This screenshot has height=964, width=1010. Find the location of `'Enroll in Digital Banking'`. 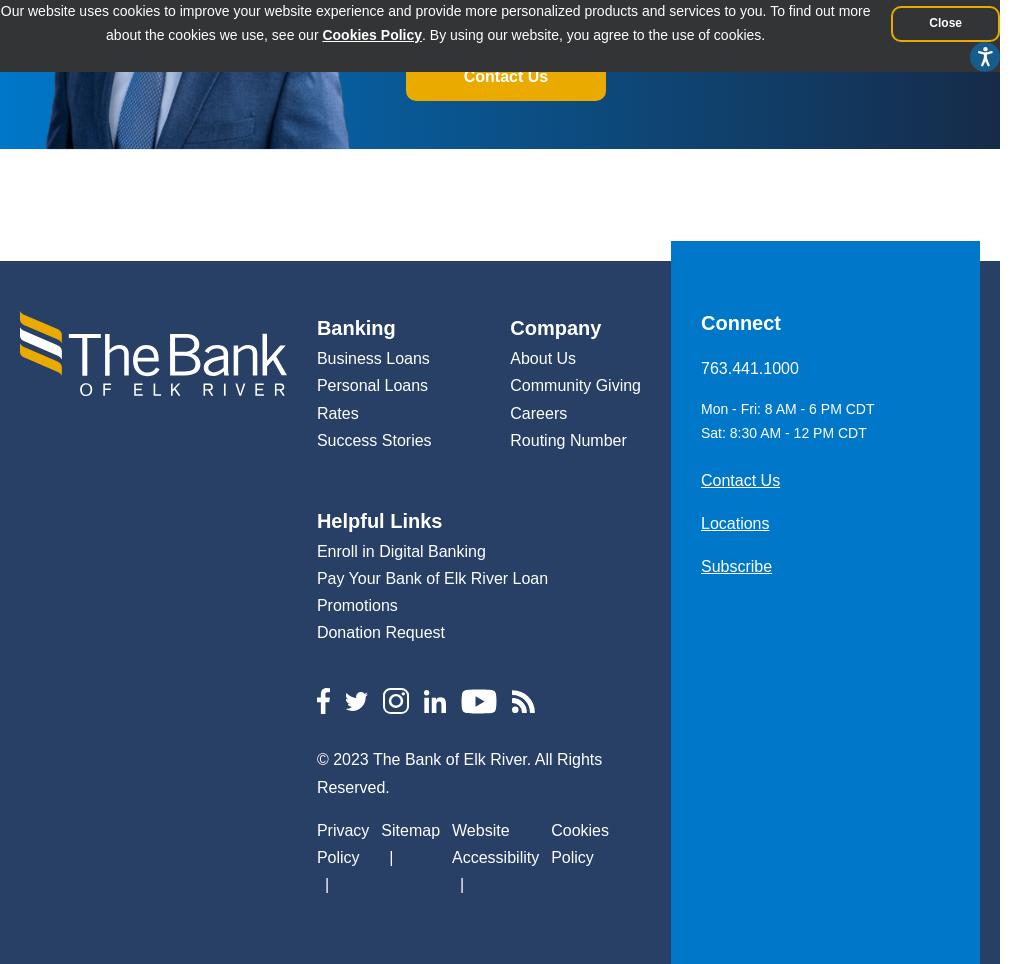

'Enroll in Digital Banking' is located at coordinates (400, 550).